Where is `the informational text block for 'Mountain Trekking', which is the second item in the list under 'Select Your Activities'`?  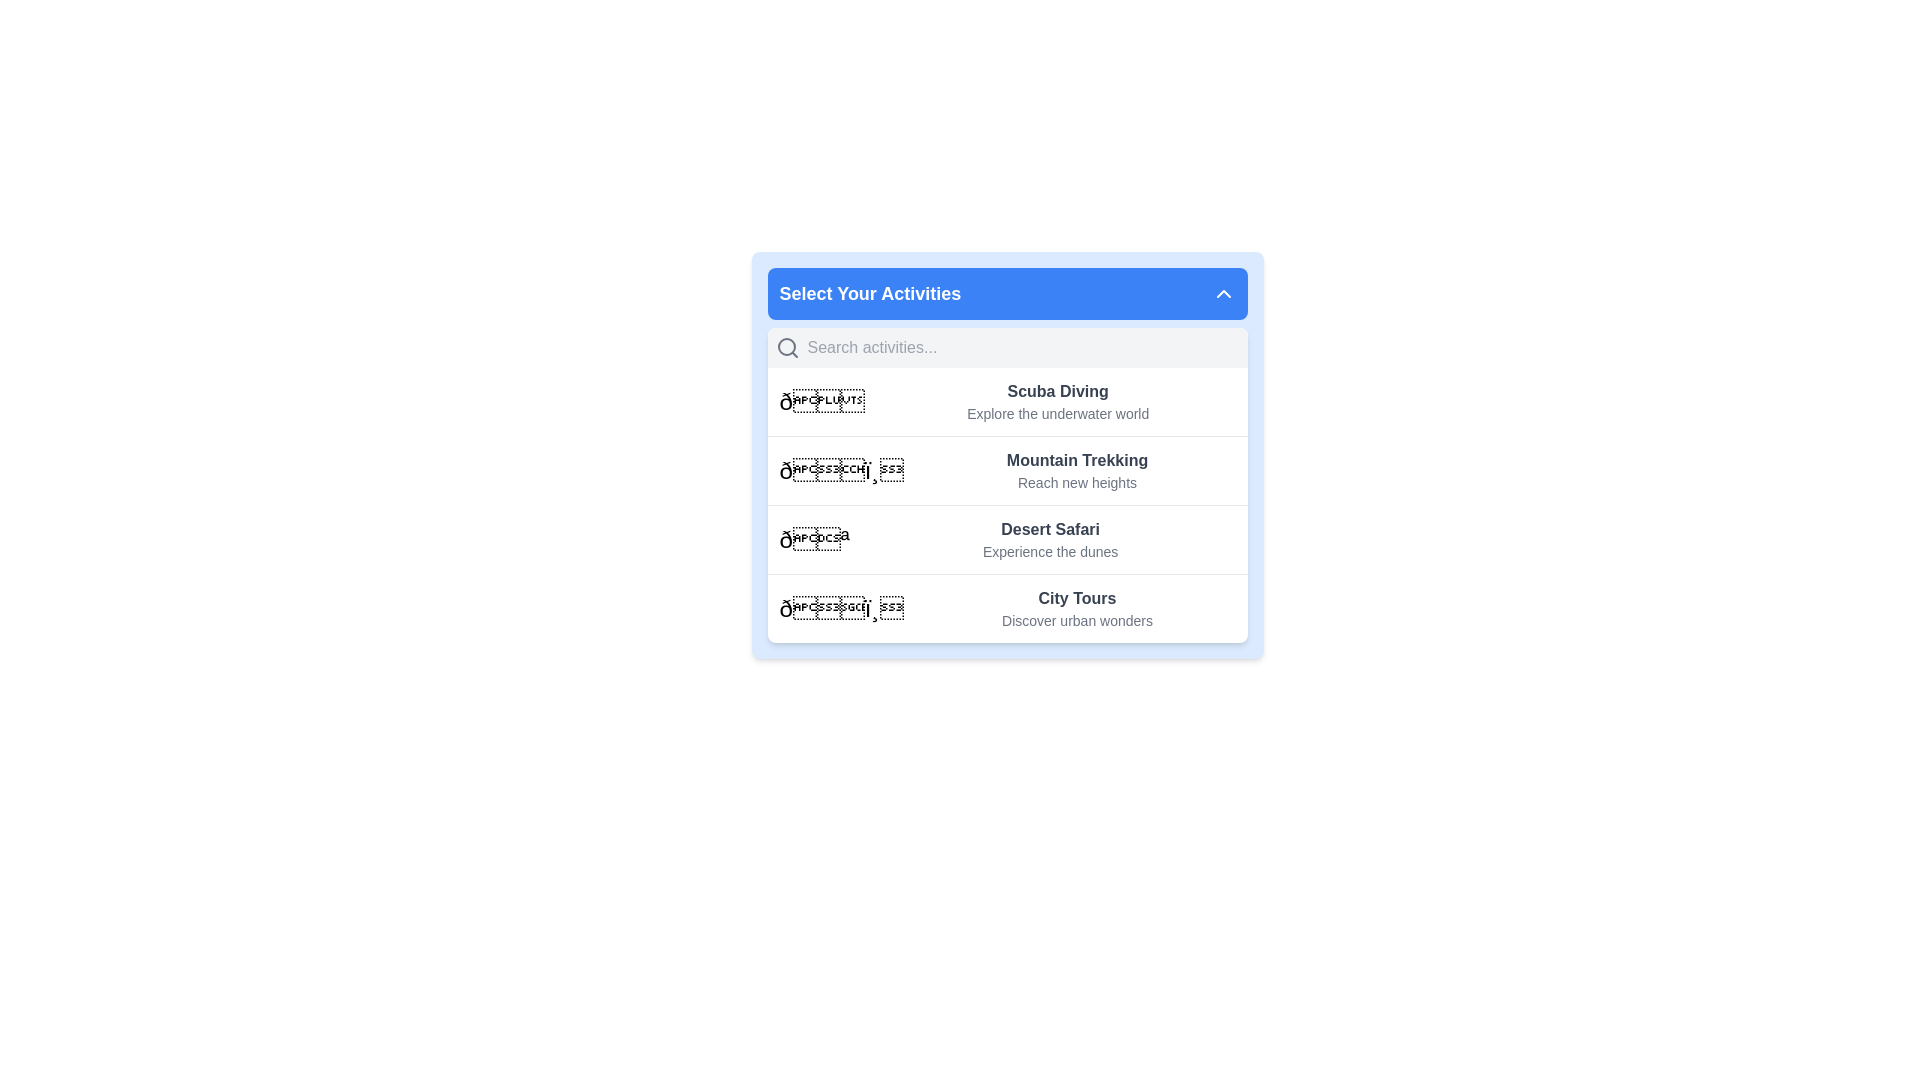
the informational text block for 'Mountain Trekking', which is the second item in the list under 'Select Your Activities' is located at coordinates (1075, 470).